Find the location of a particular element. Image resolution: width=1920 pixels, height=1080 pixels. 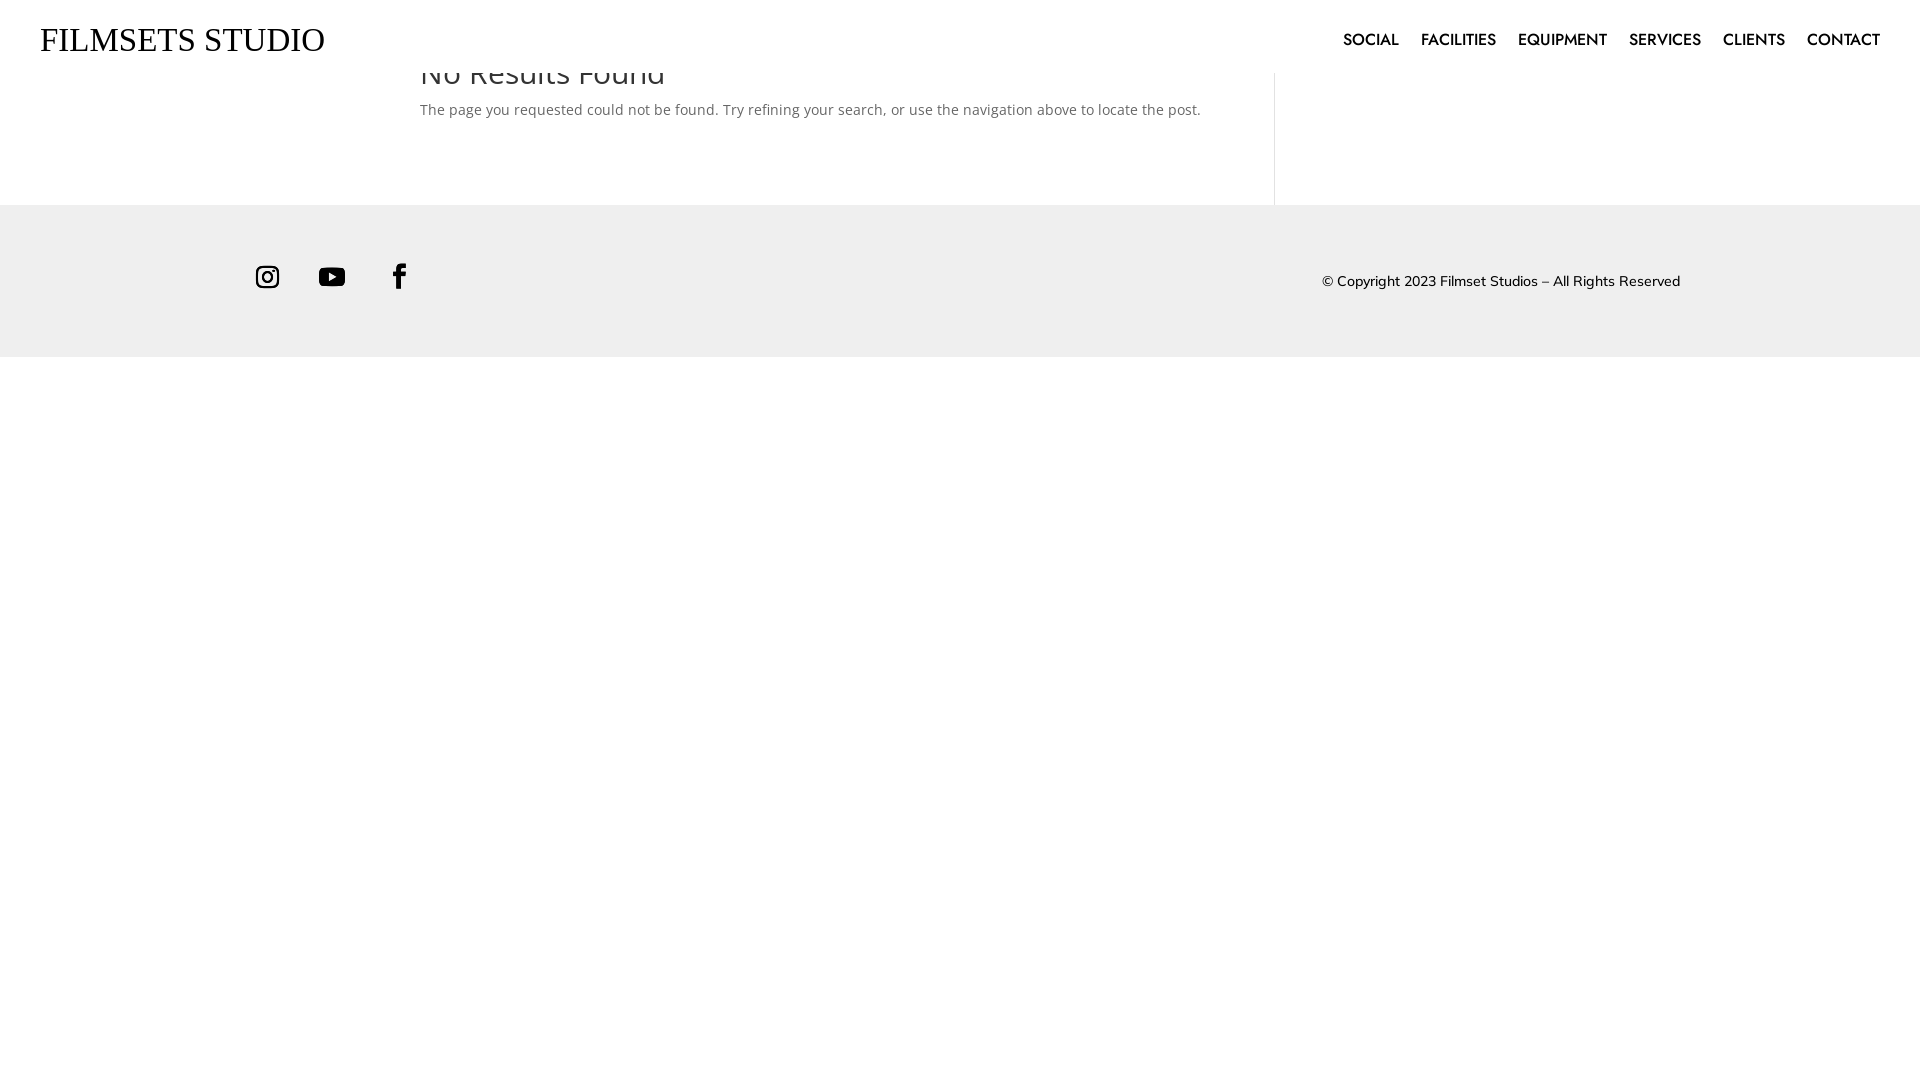

'EQUIPMENT' is located at coordinates (1561, 43).